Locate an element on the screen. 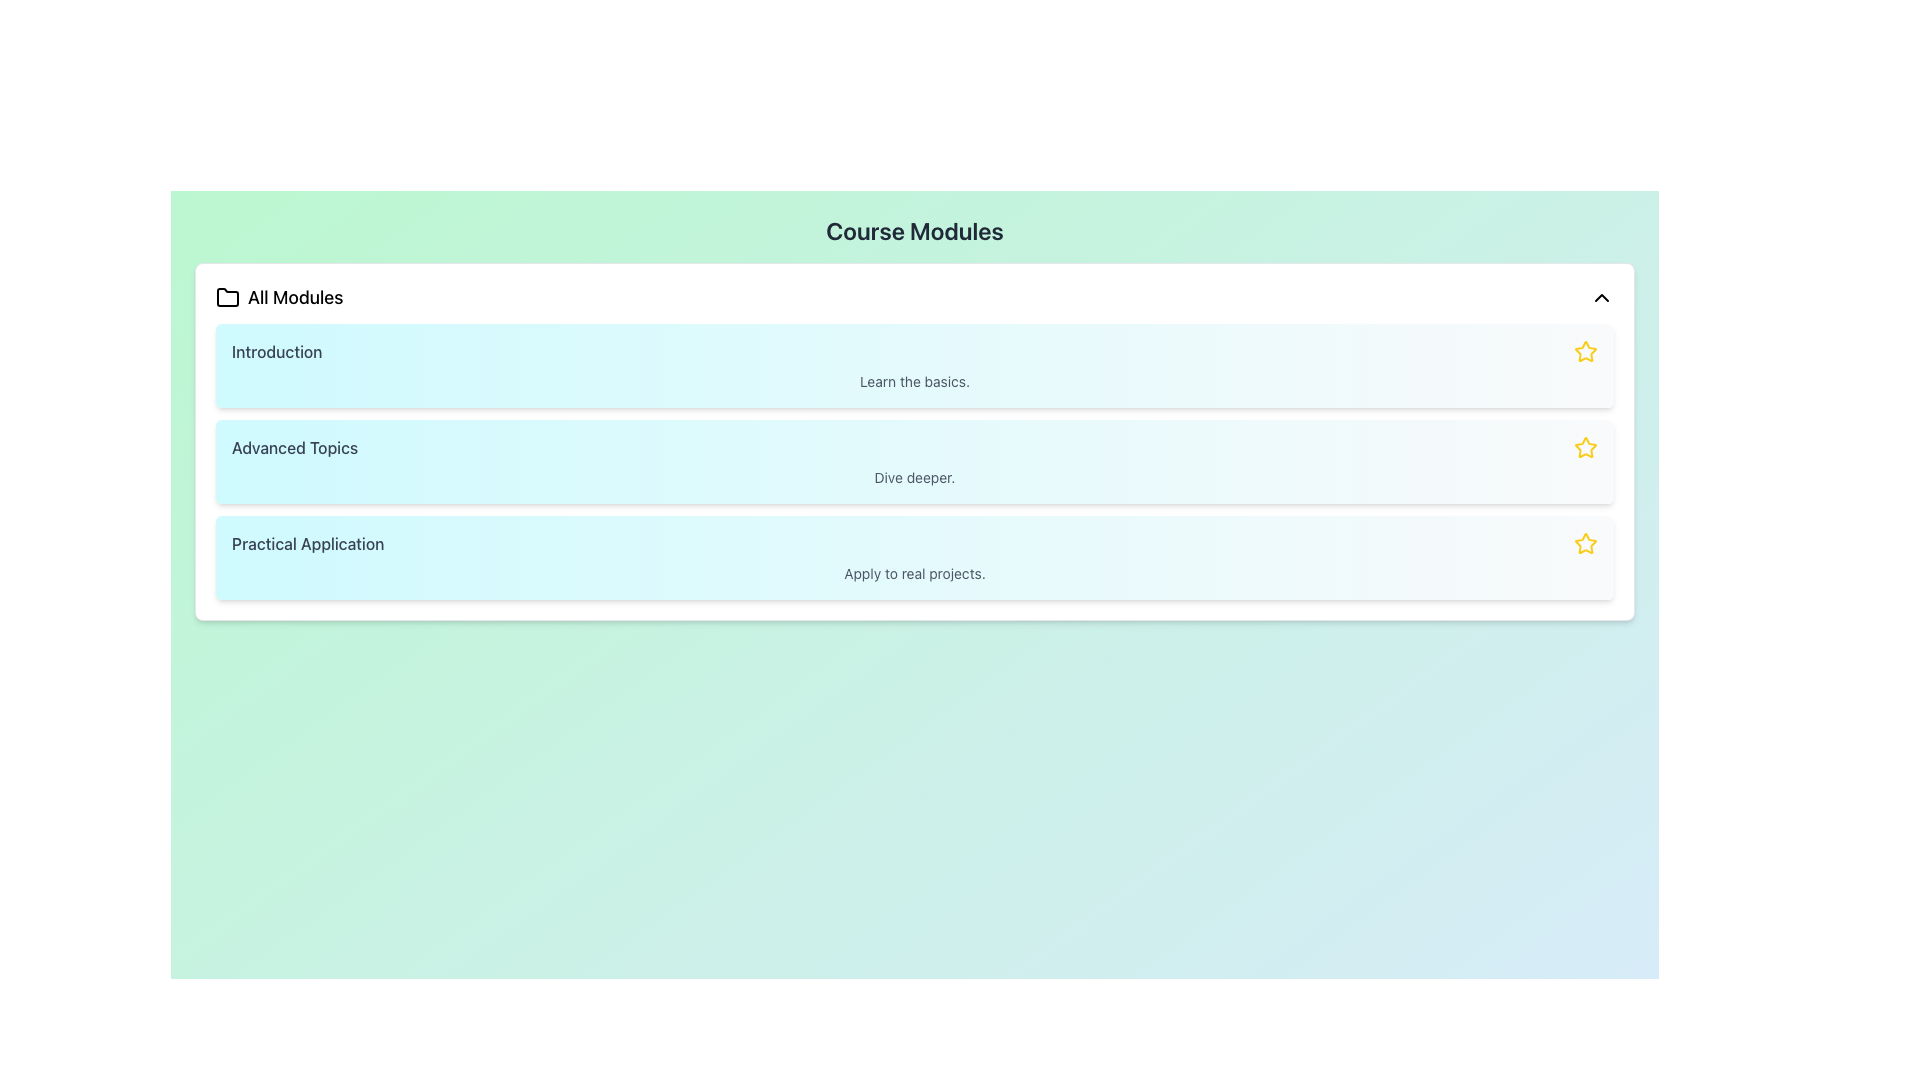  the folder icon located at the top left corner of the card, next to the text 'All Modules' is located at coordinates (227, 297).